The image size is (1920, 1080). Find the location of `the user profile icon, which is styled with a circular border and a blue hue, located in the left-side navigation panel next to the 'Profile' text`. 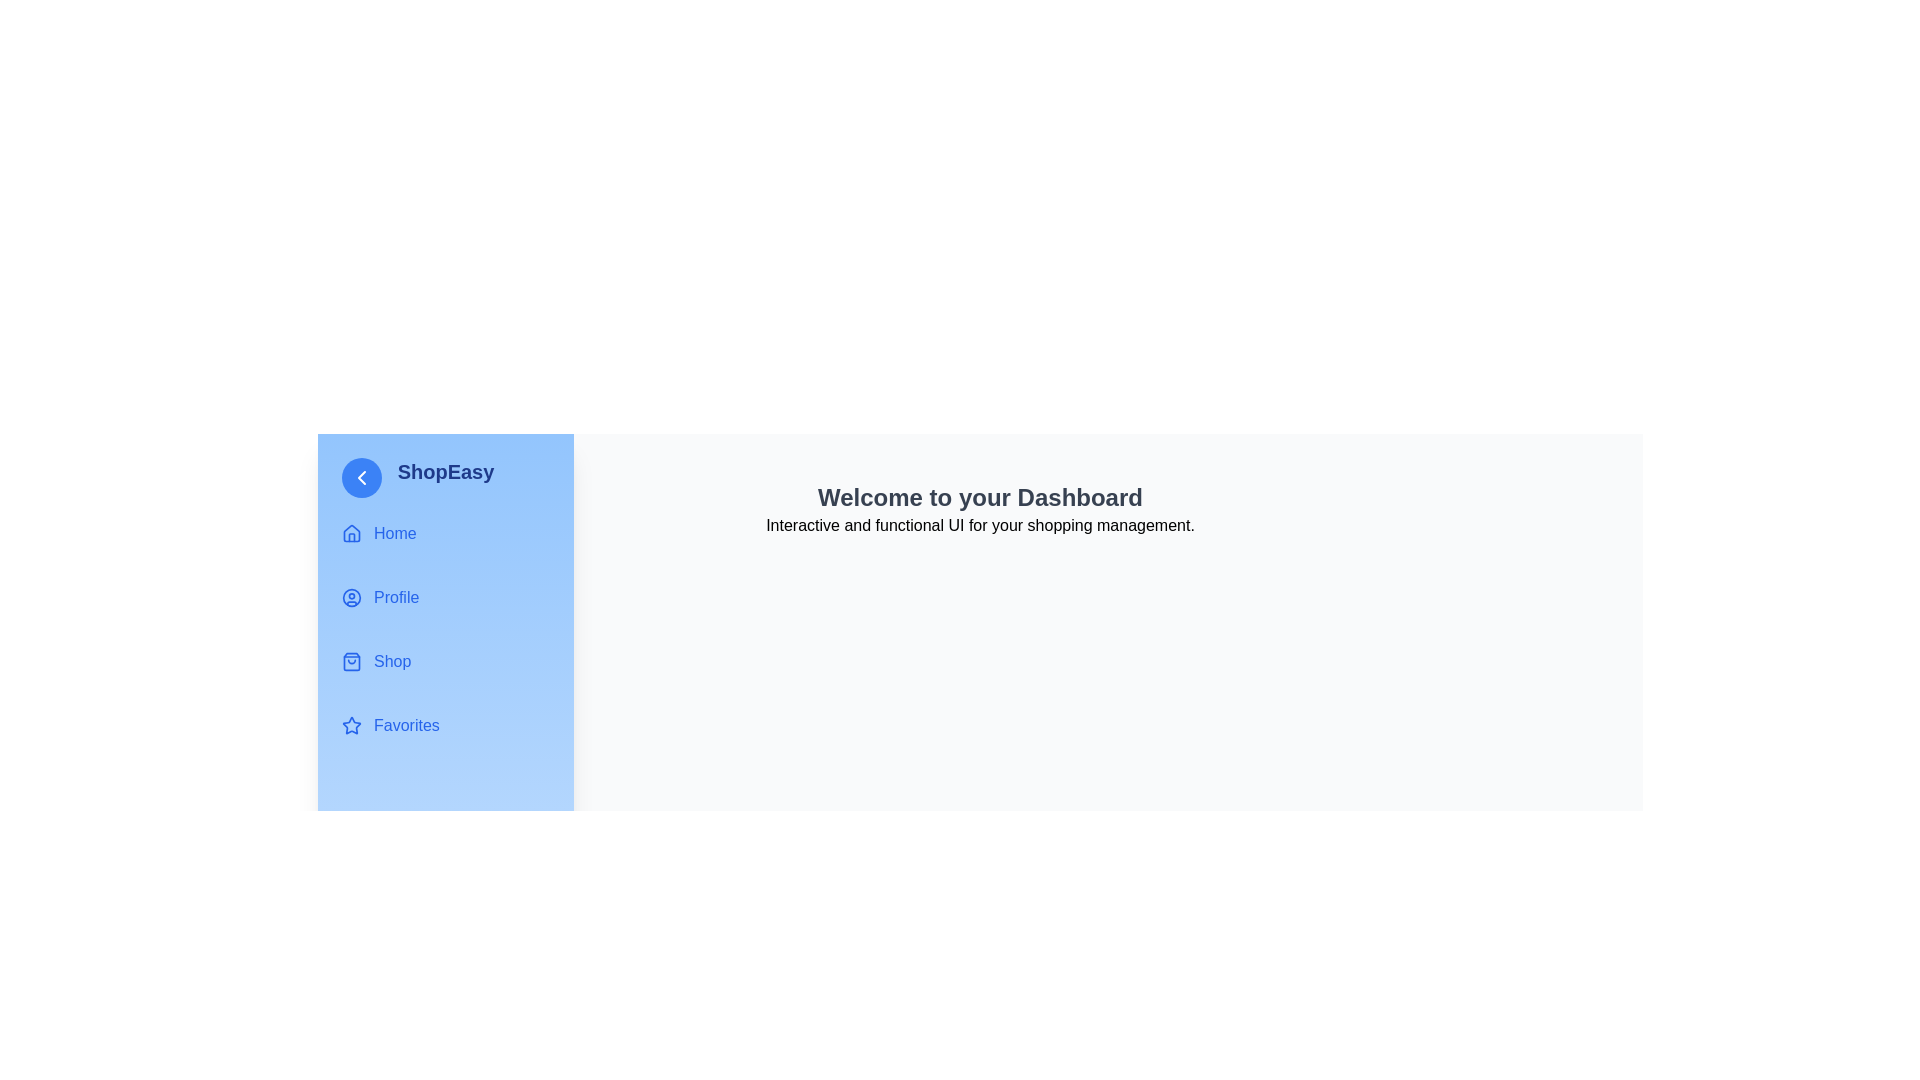

the user profile icon, which is styled with a circular border and a blue hue, located in the left-side navigation panel next to the 'Profile' text is located at coordinates (351, 596).